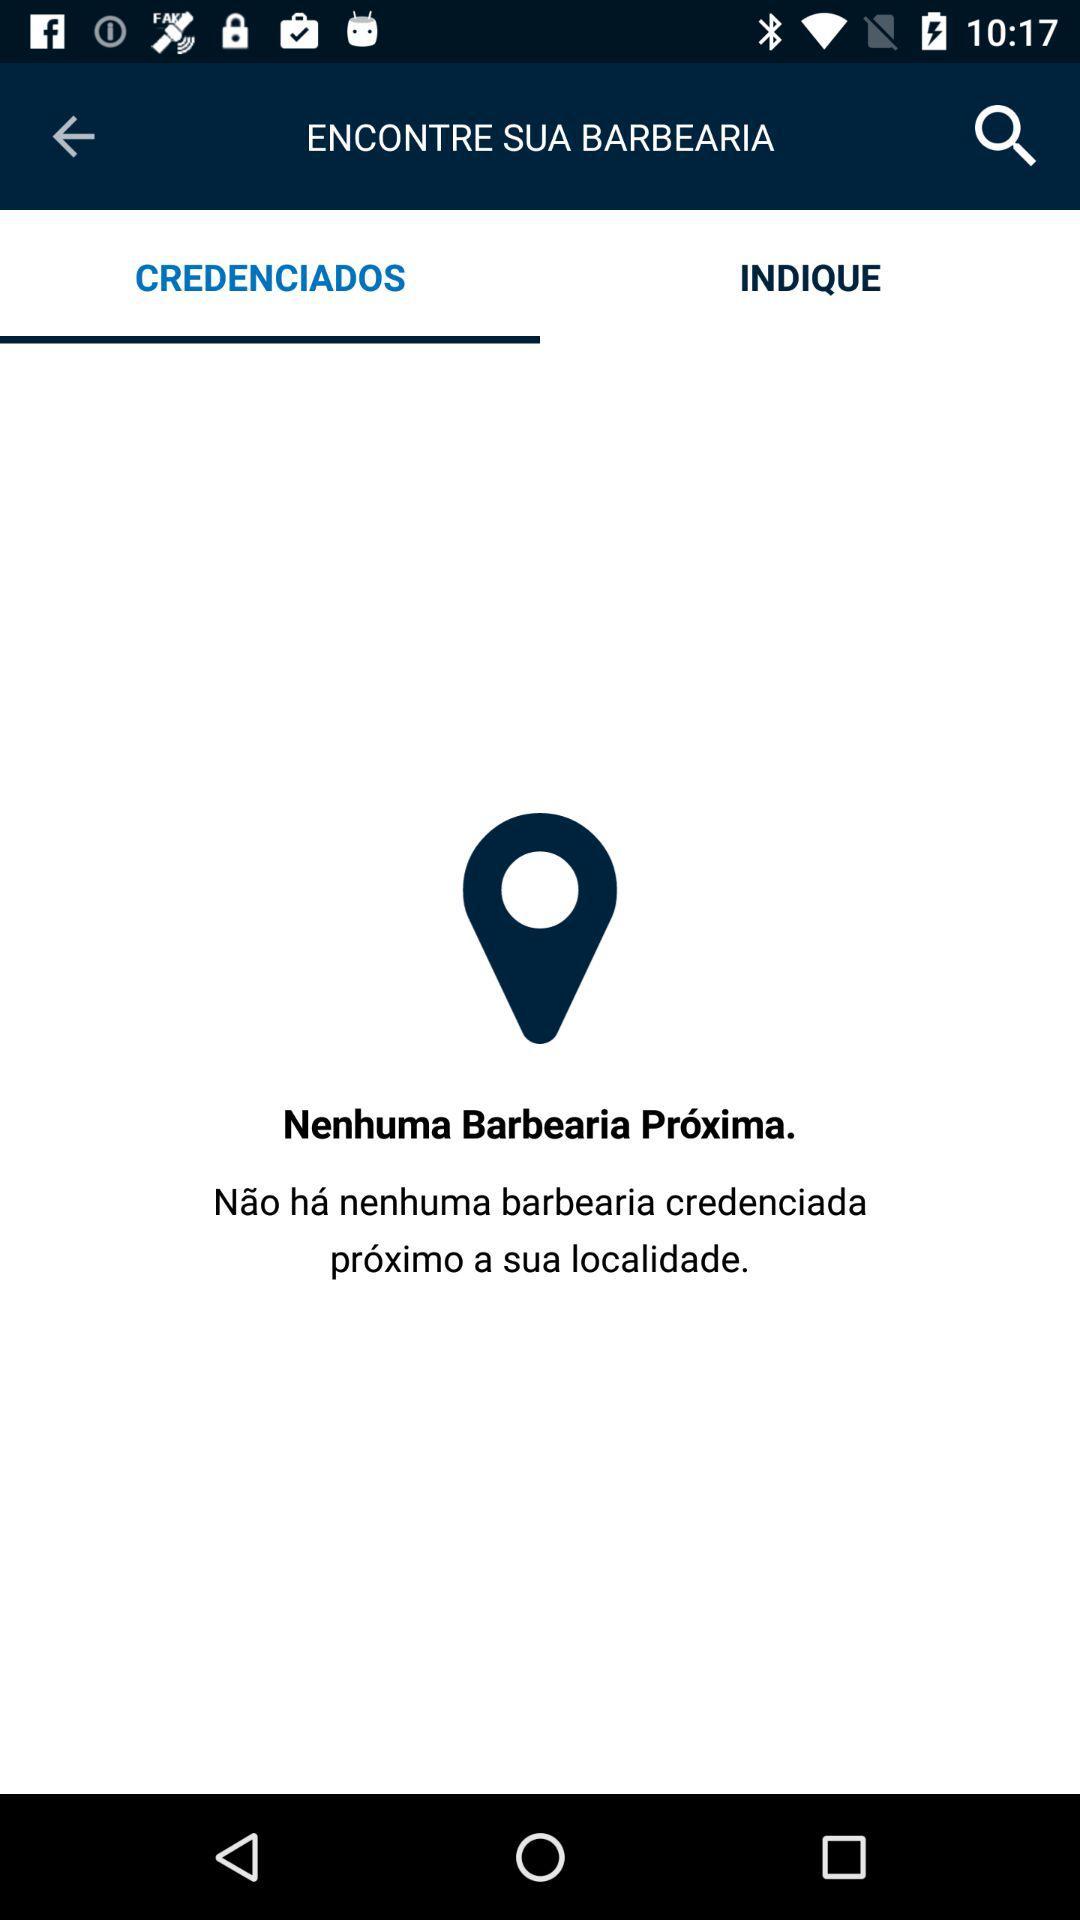 The width and height of the screenshot is (1080, 1920). Describe the element at coordinates (1006, 135) in the screenshot. I see `the icon next to the encontre sua barbearia icon` at that location.